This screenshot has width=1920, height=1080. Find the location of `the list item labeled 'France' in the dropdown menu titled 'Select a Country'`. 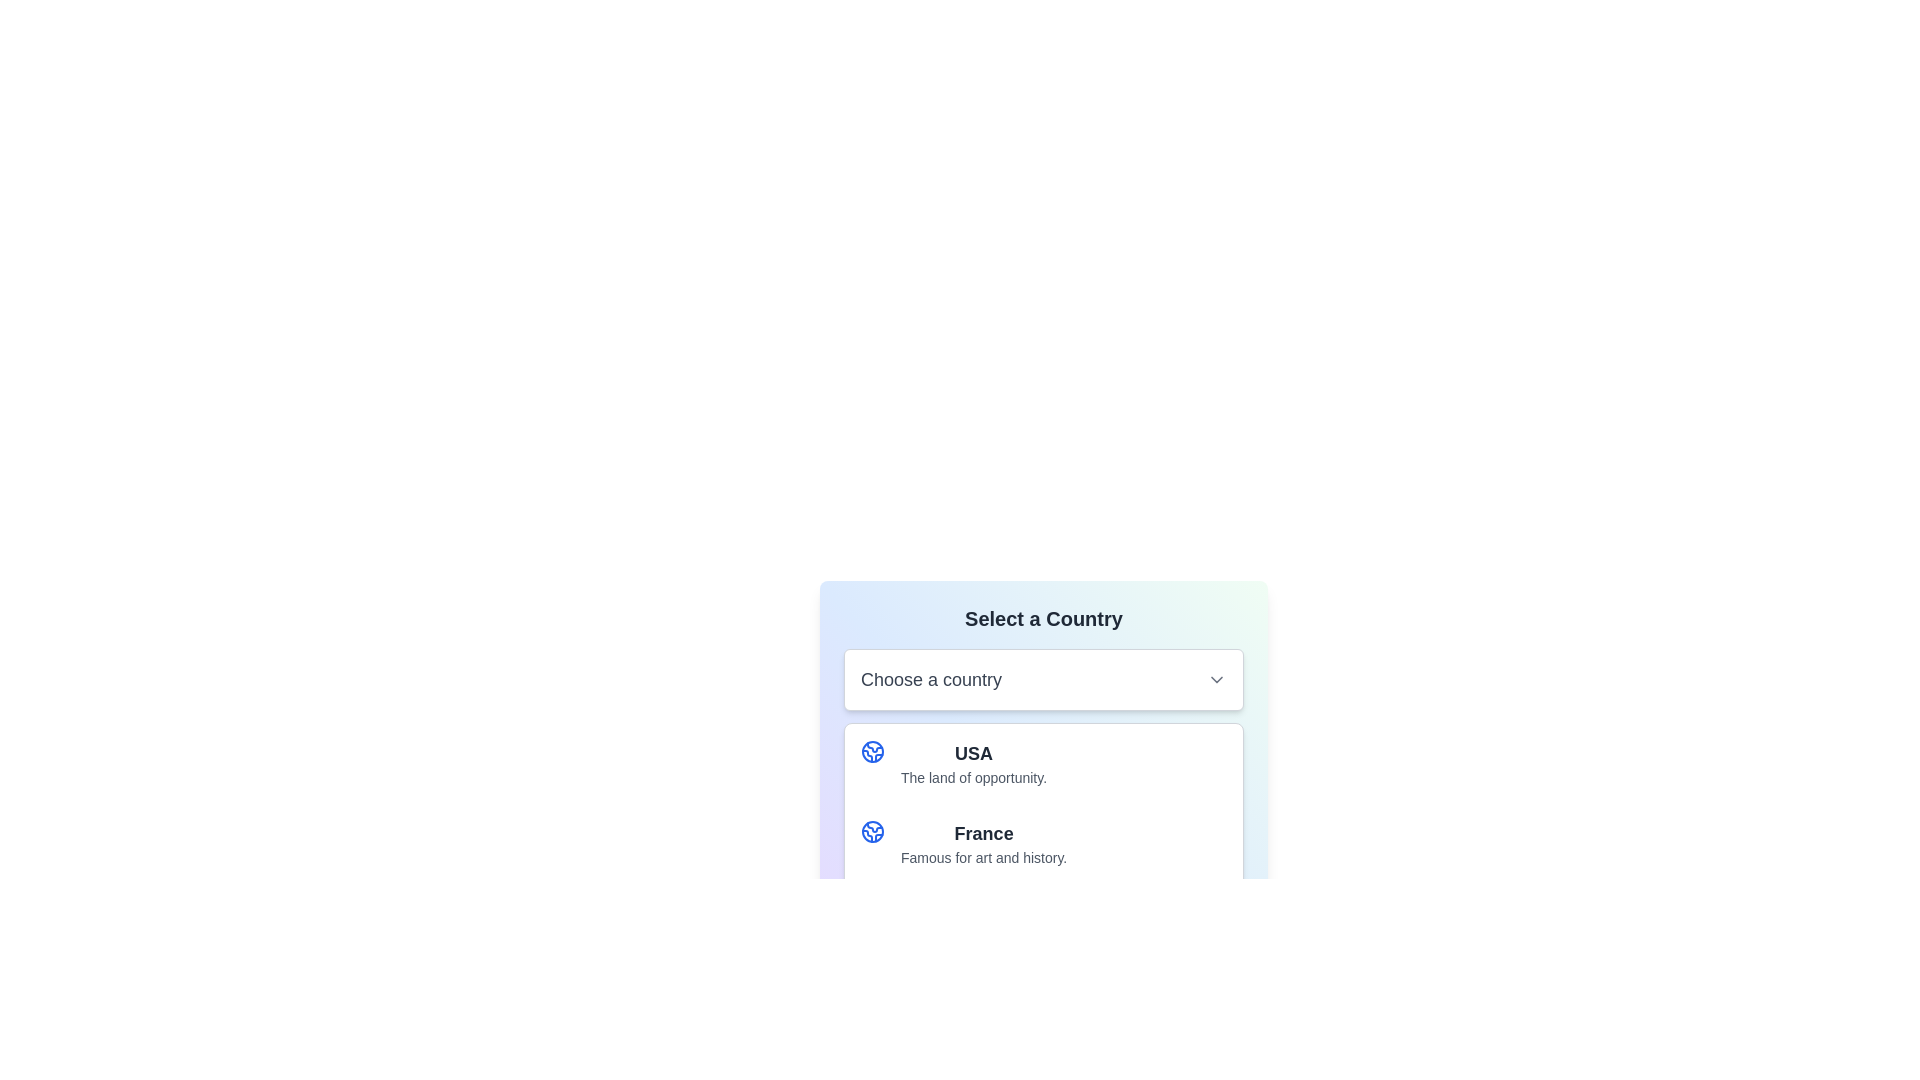

the list item labeled 'France' in the dropdown menu titled 'Select a Country' is located at coordinates (984, 844).